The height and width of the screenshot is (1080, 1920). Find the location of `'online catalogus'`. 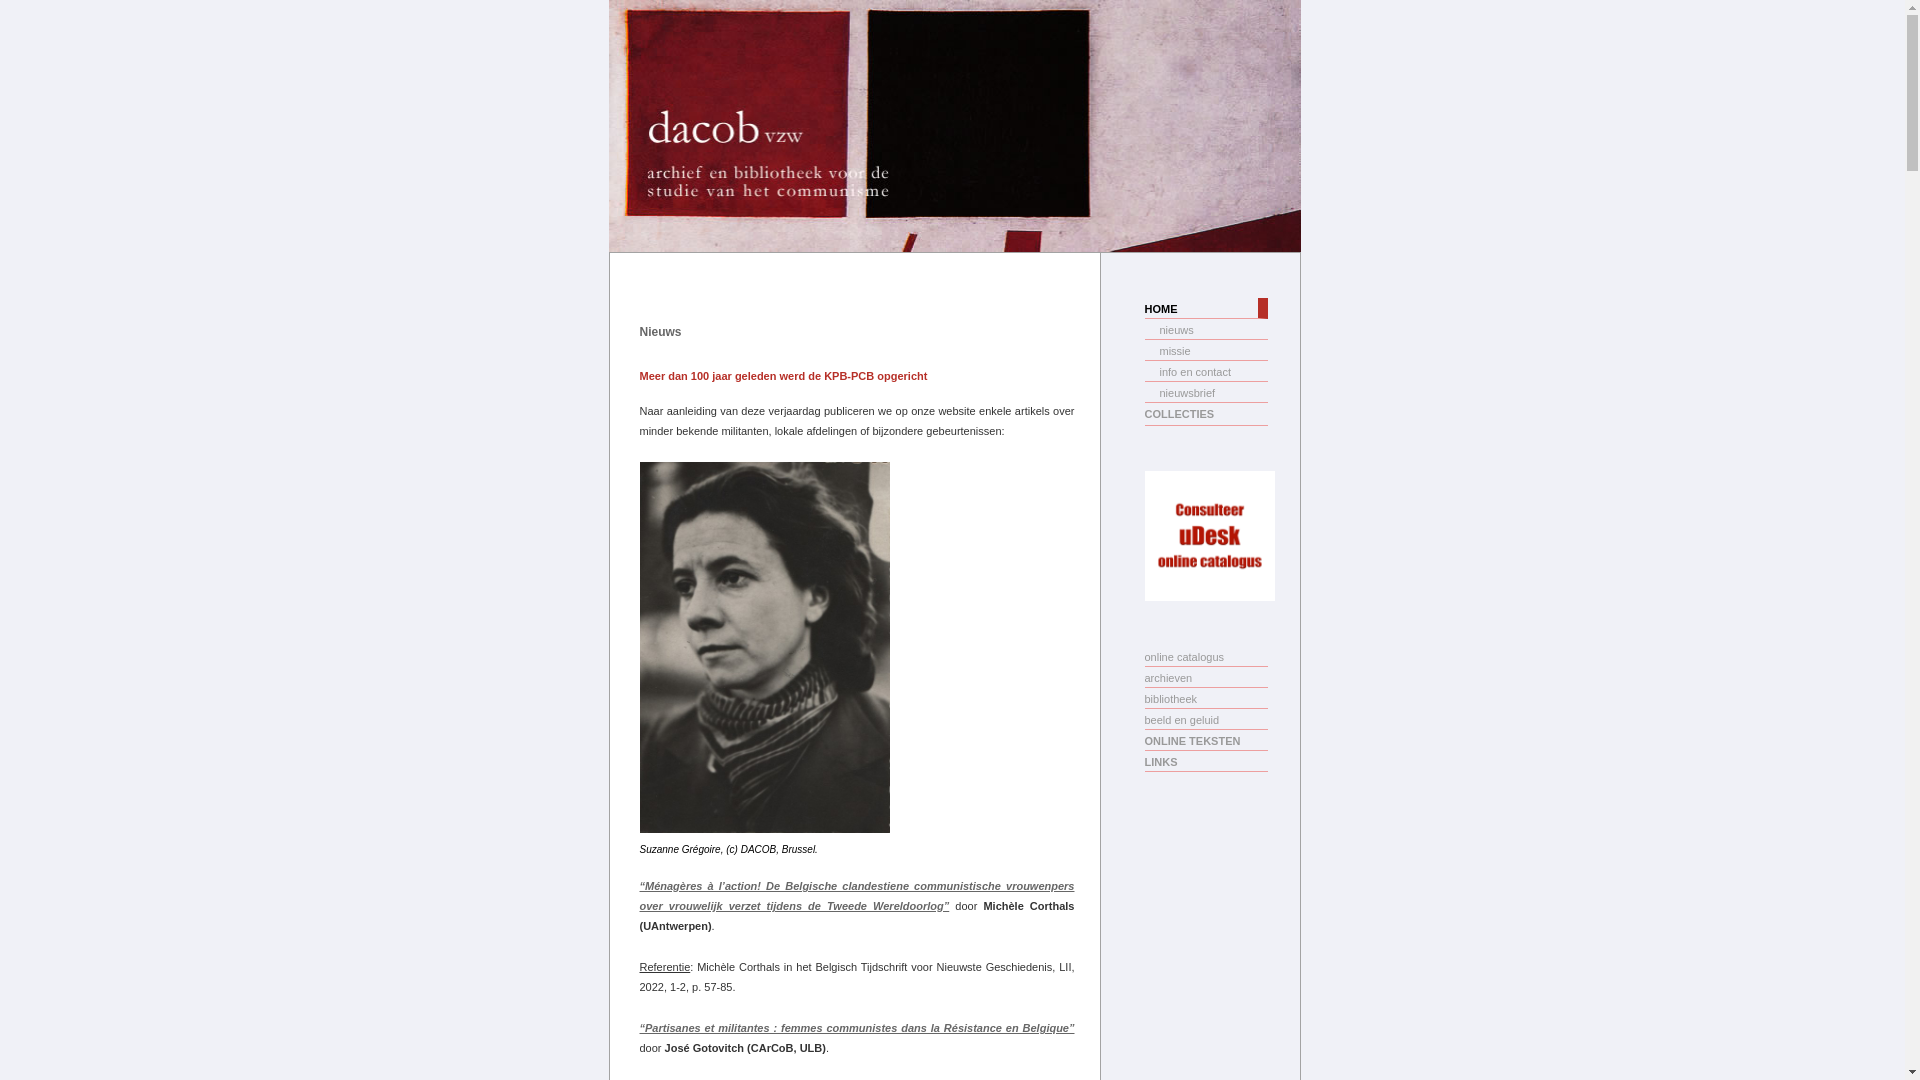

'online catalogus' is located at coordinates (1204, 656).